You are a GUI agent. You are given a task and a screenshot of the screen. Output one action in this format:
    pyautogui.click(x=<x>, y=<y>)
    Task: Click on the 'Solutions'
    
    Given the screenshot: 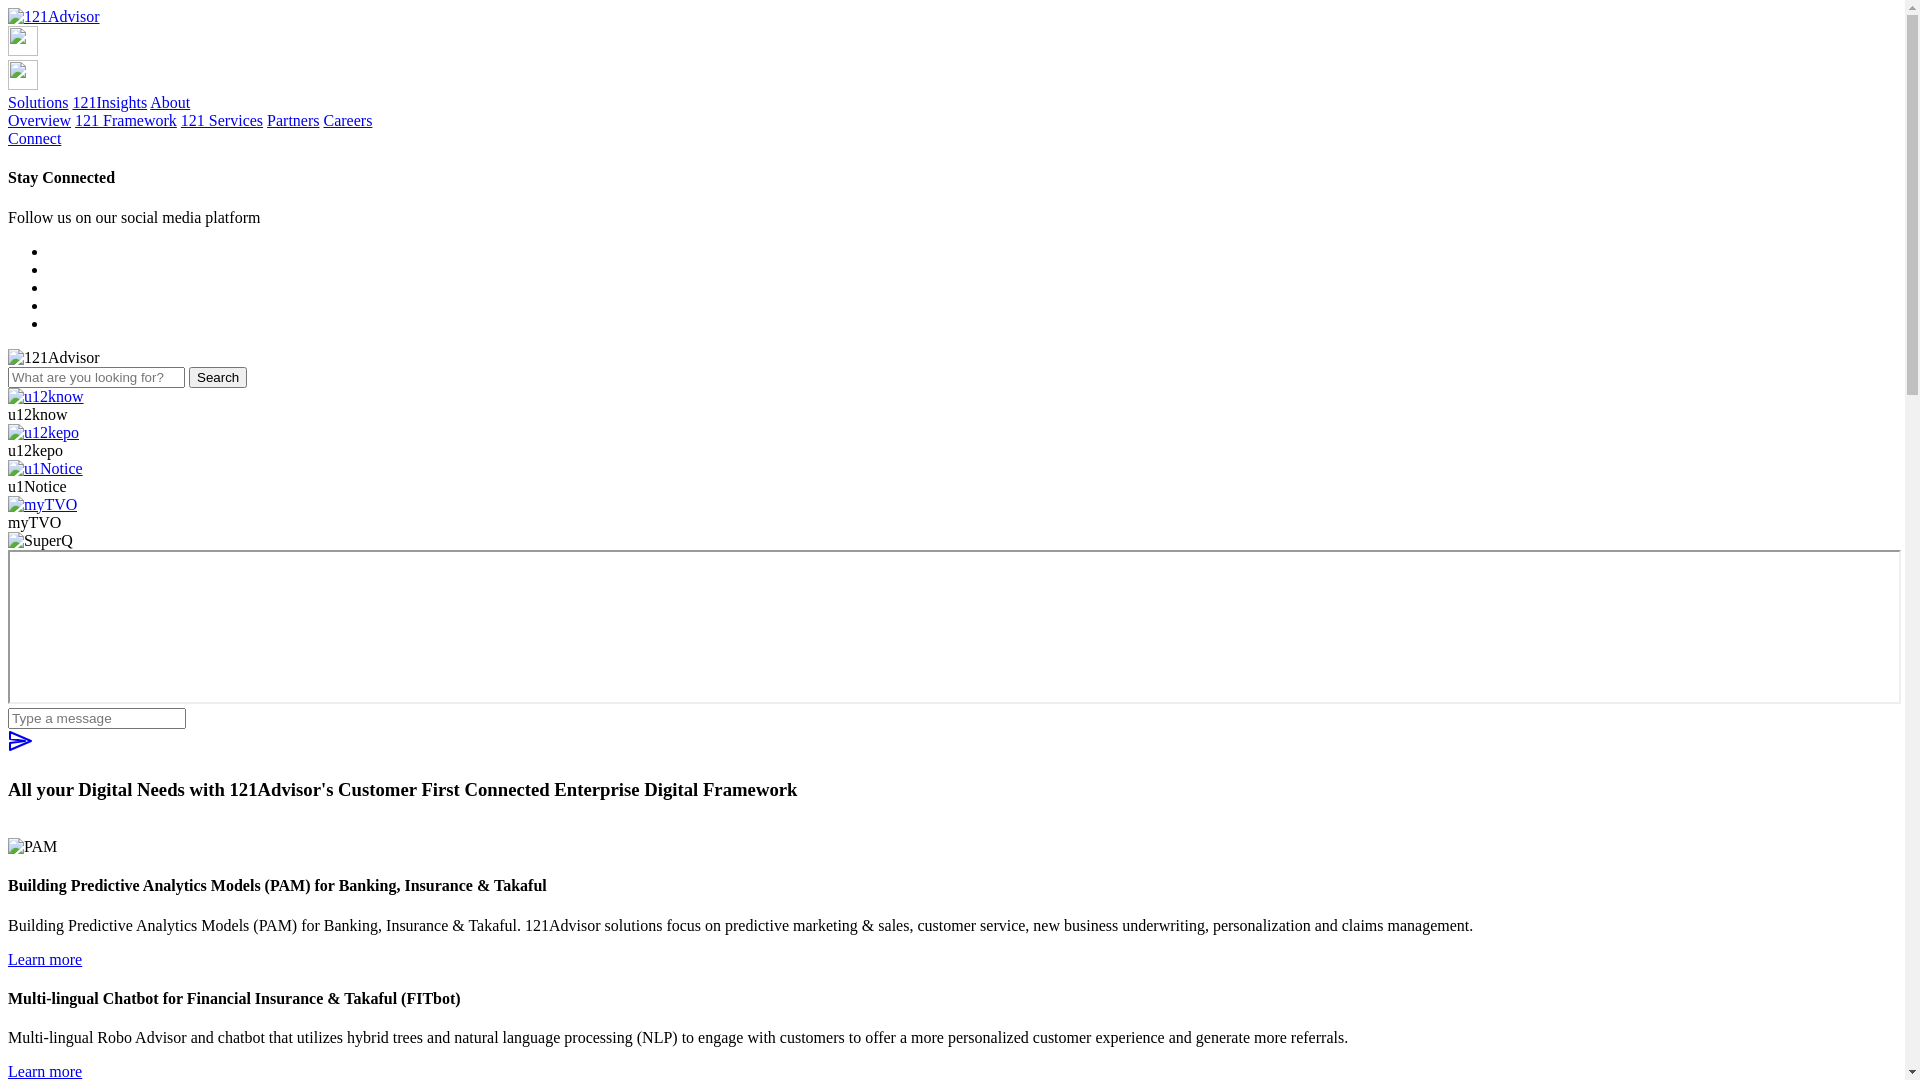 What is the action you would take?
    pyautogui.click(x=38, y=102)
    